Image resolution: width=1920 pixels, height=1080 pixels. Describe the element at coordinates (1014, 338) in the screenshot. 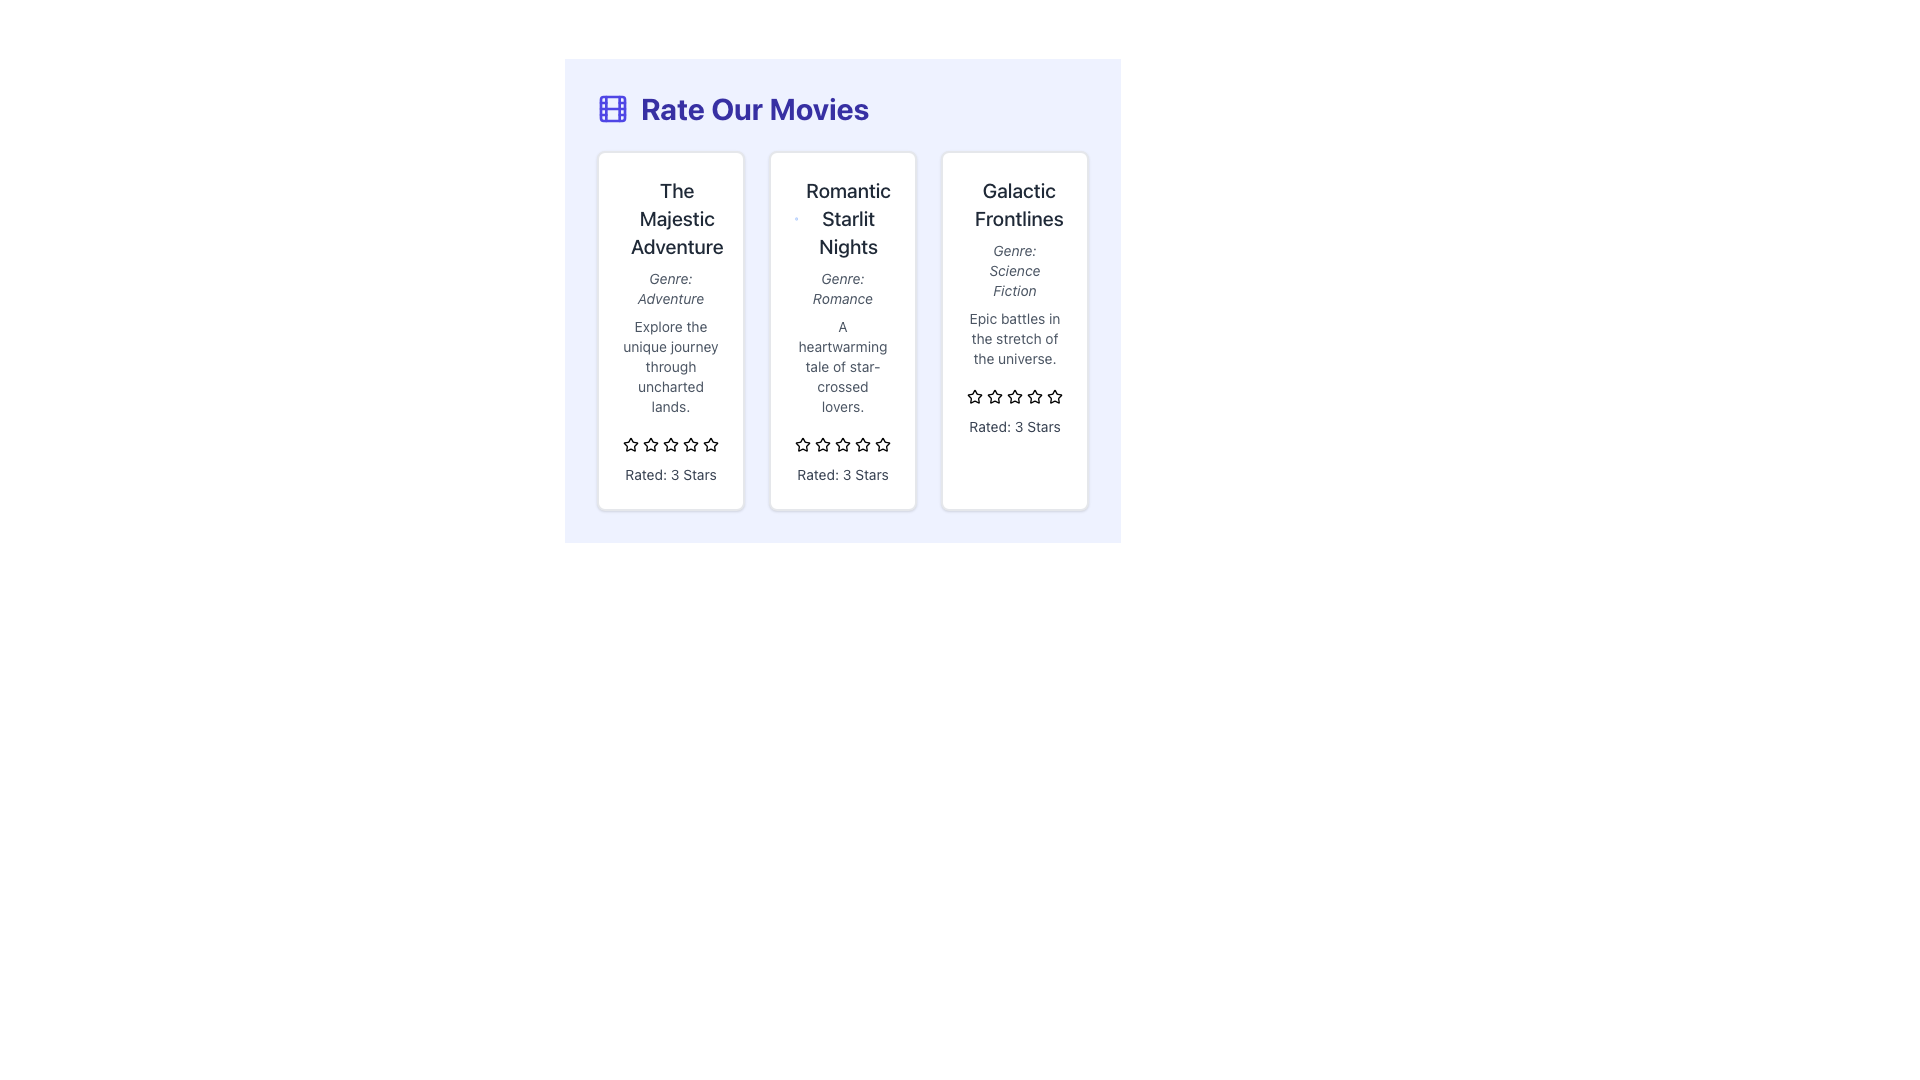

I see `text block that provides a short descriptive tagline or context for the movie 'Galactic Frontlines', located as the third line of text within the card, positioned below 'Genre: Science Fiction' and above the star rating` at that location.